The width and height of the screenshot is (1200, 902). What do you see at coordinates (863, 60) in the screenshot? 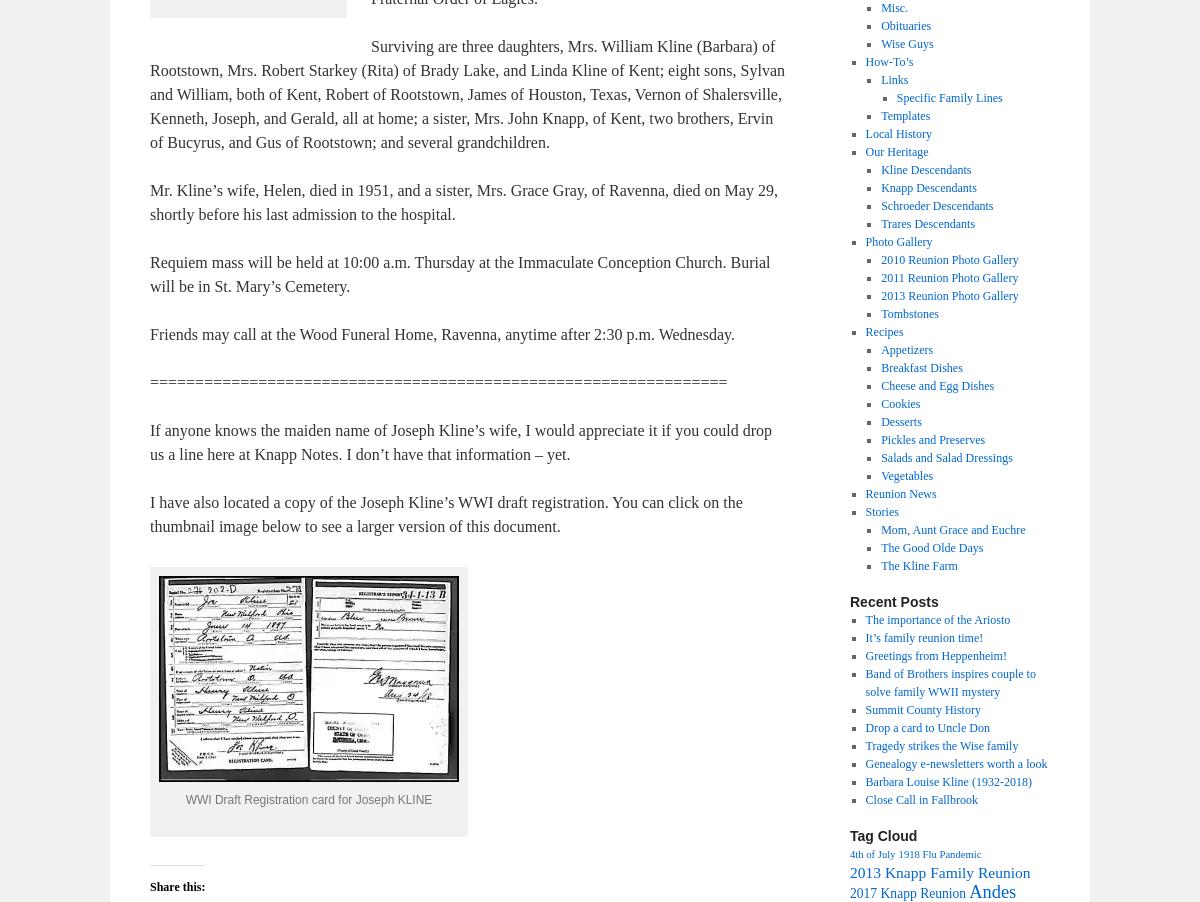
I see `'How-To’s'` at bounding box center [863, 60].